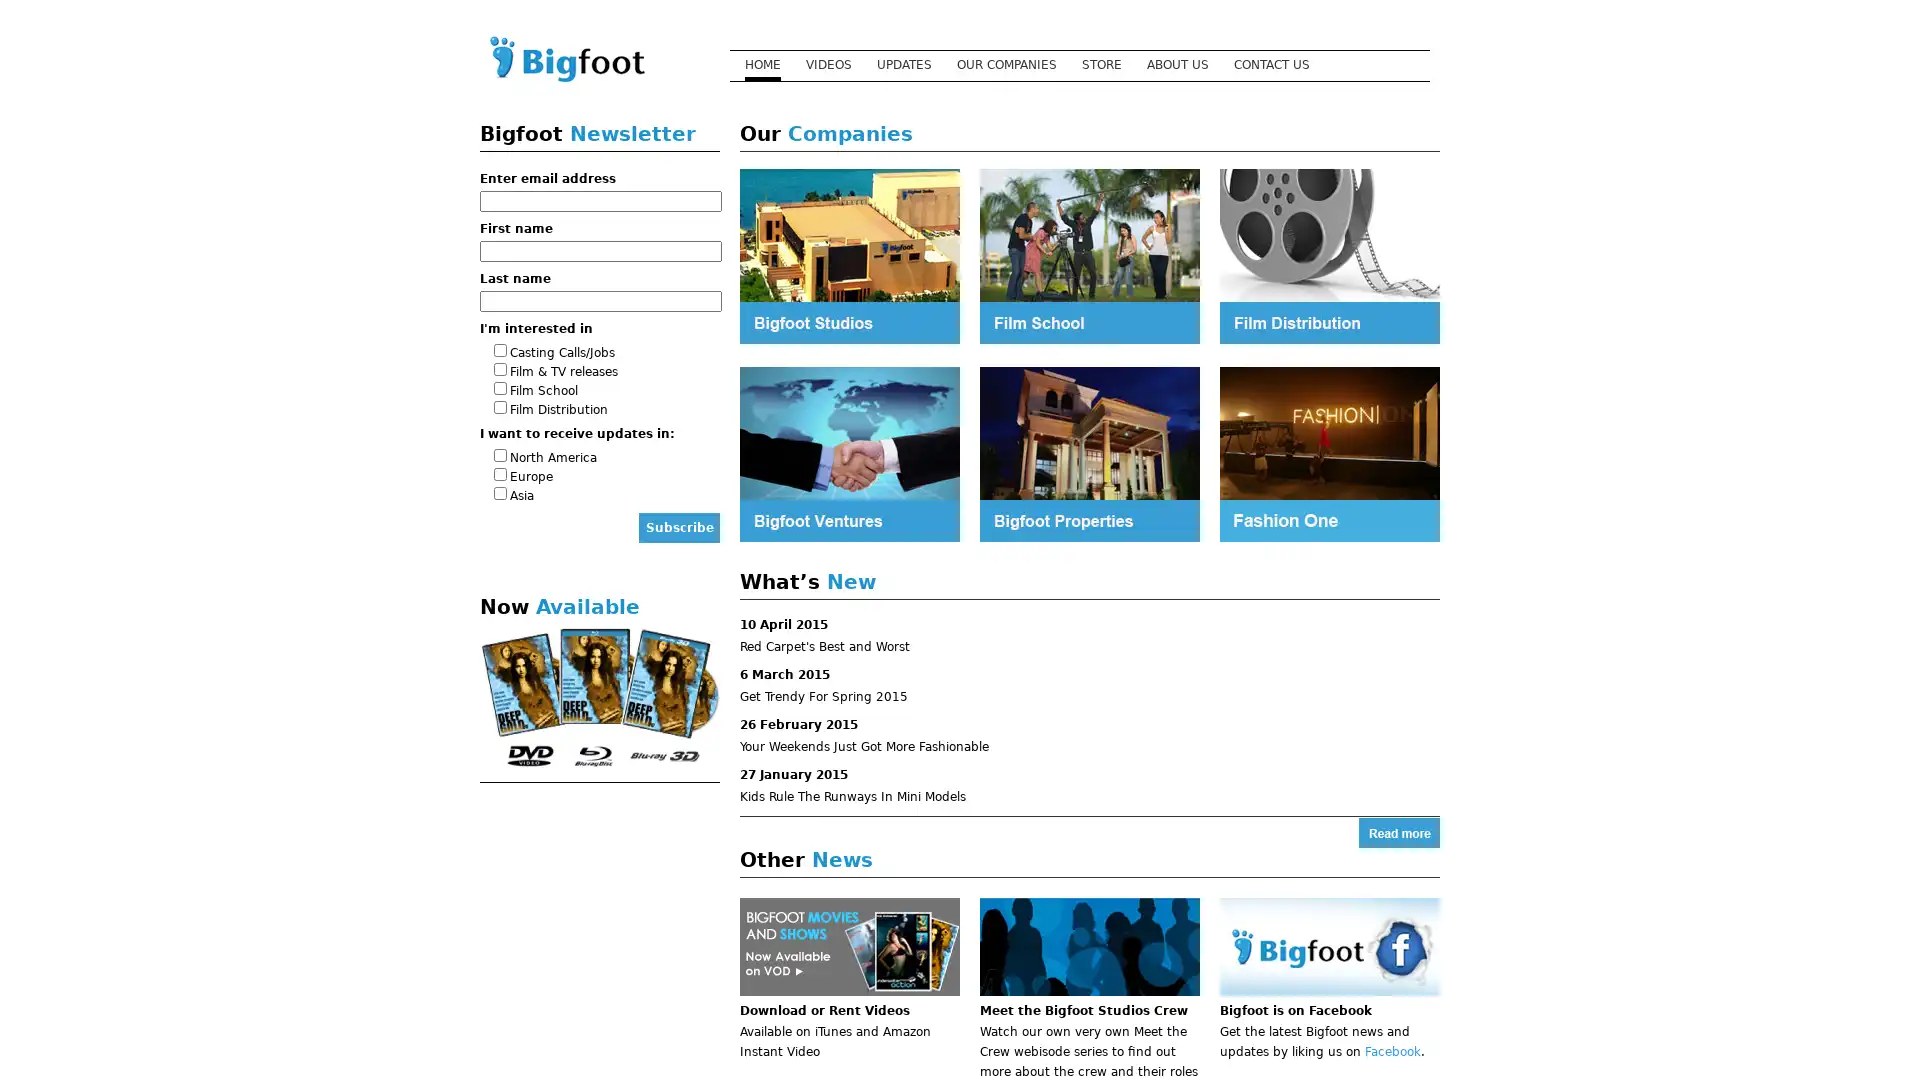 The width and height of the screenshot is (1920, 1080). I want to click on Subscribe, so click(679, 527).